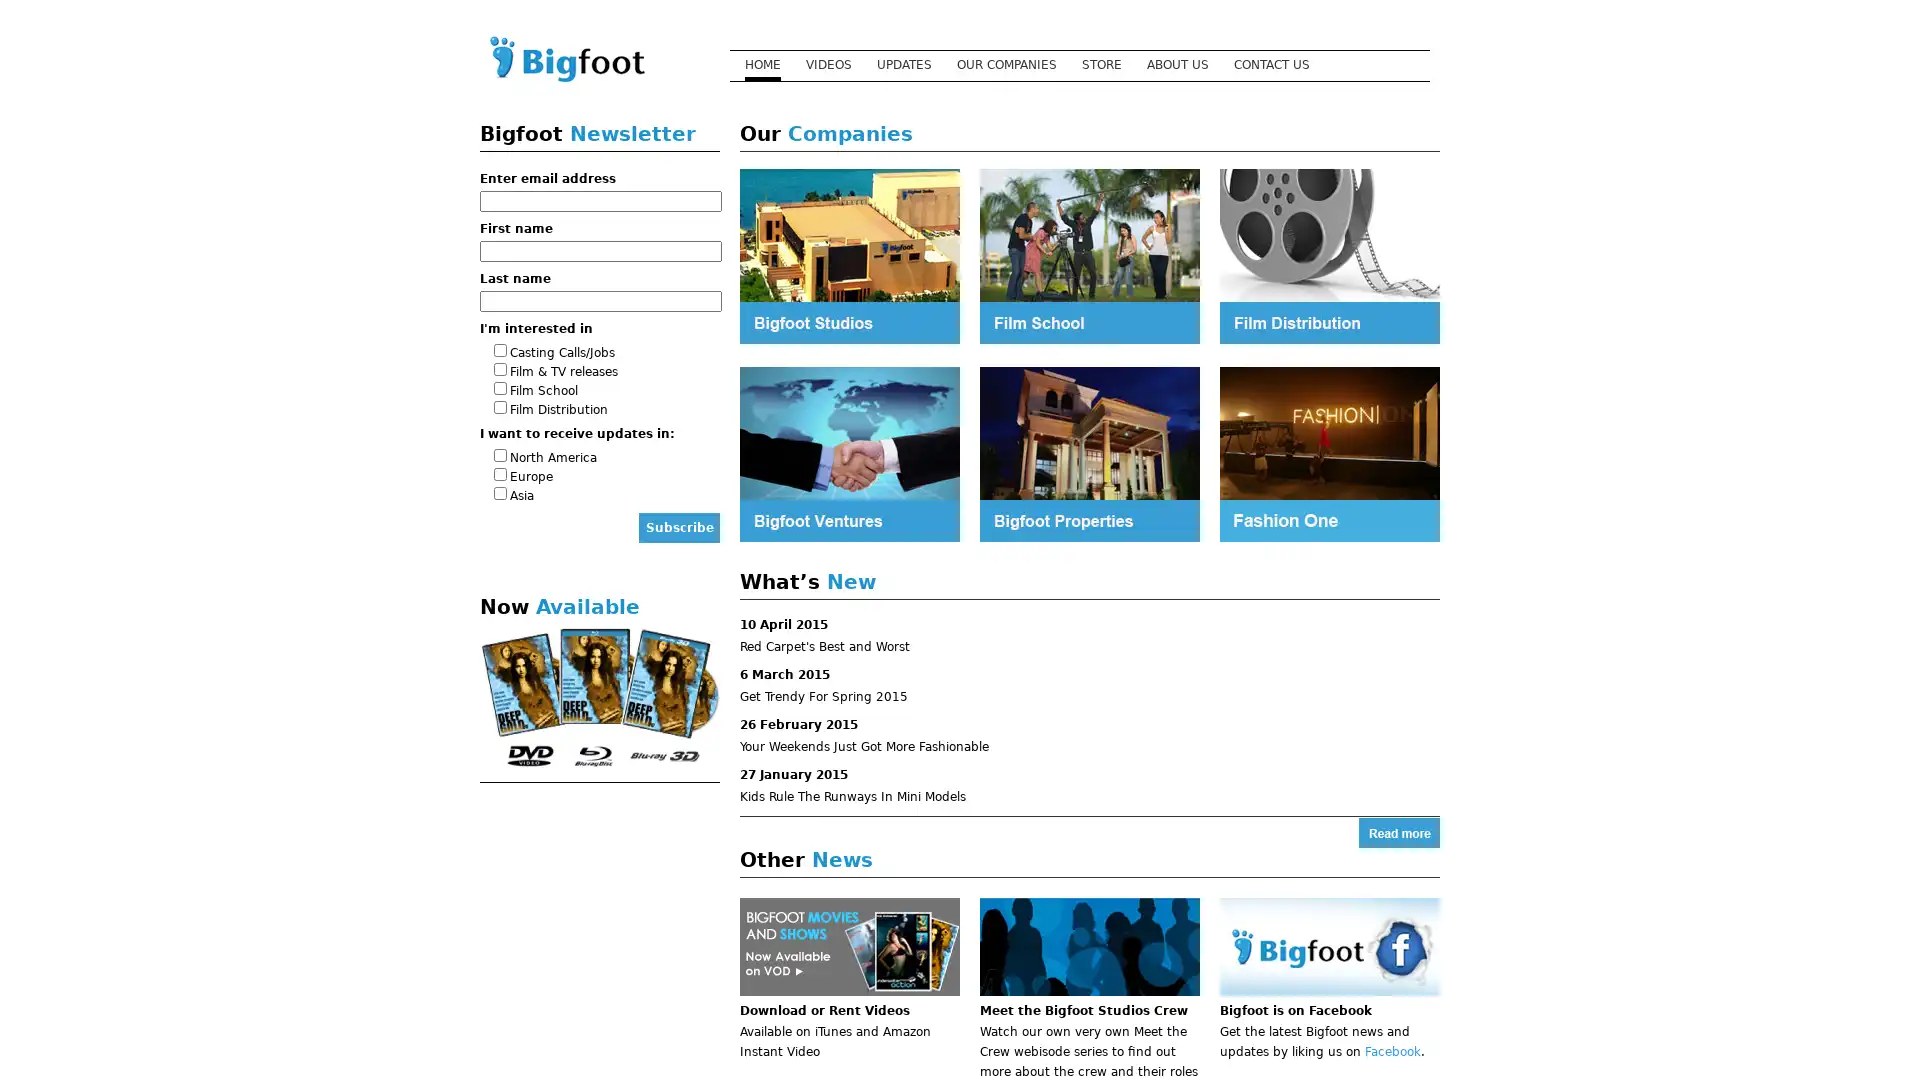 The width and height of the screenshot is (1920, 1080). I want to click on Subscribe, so click(679, 527).